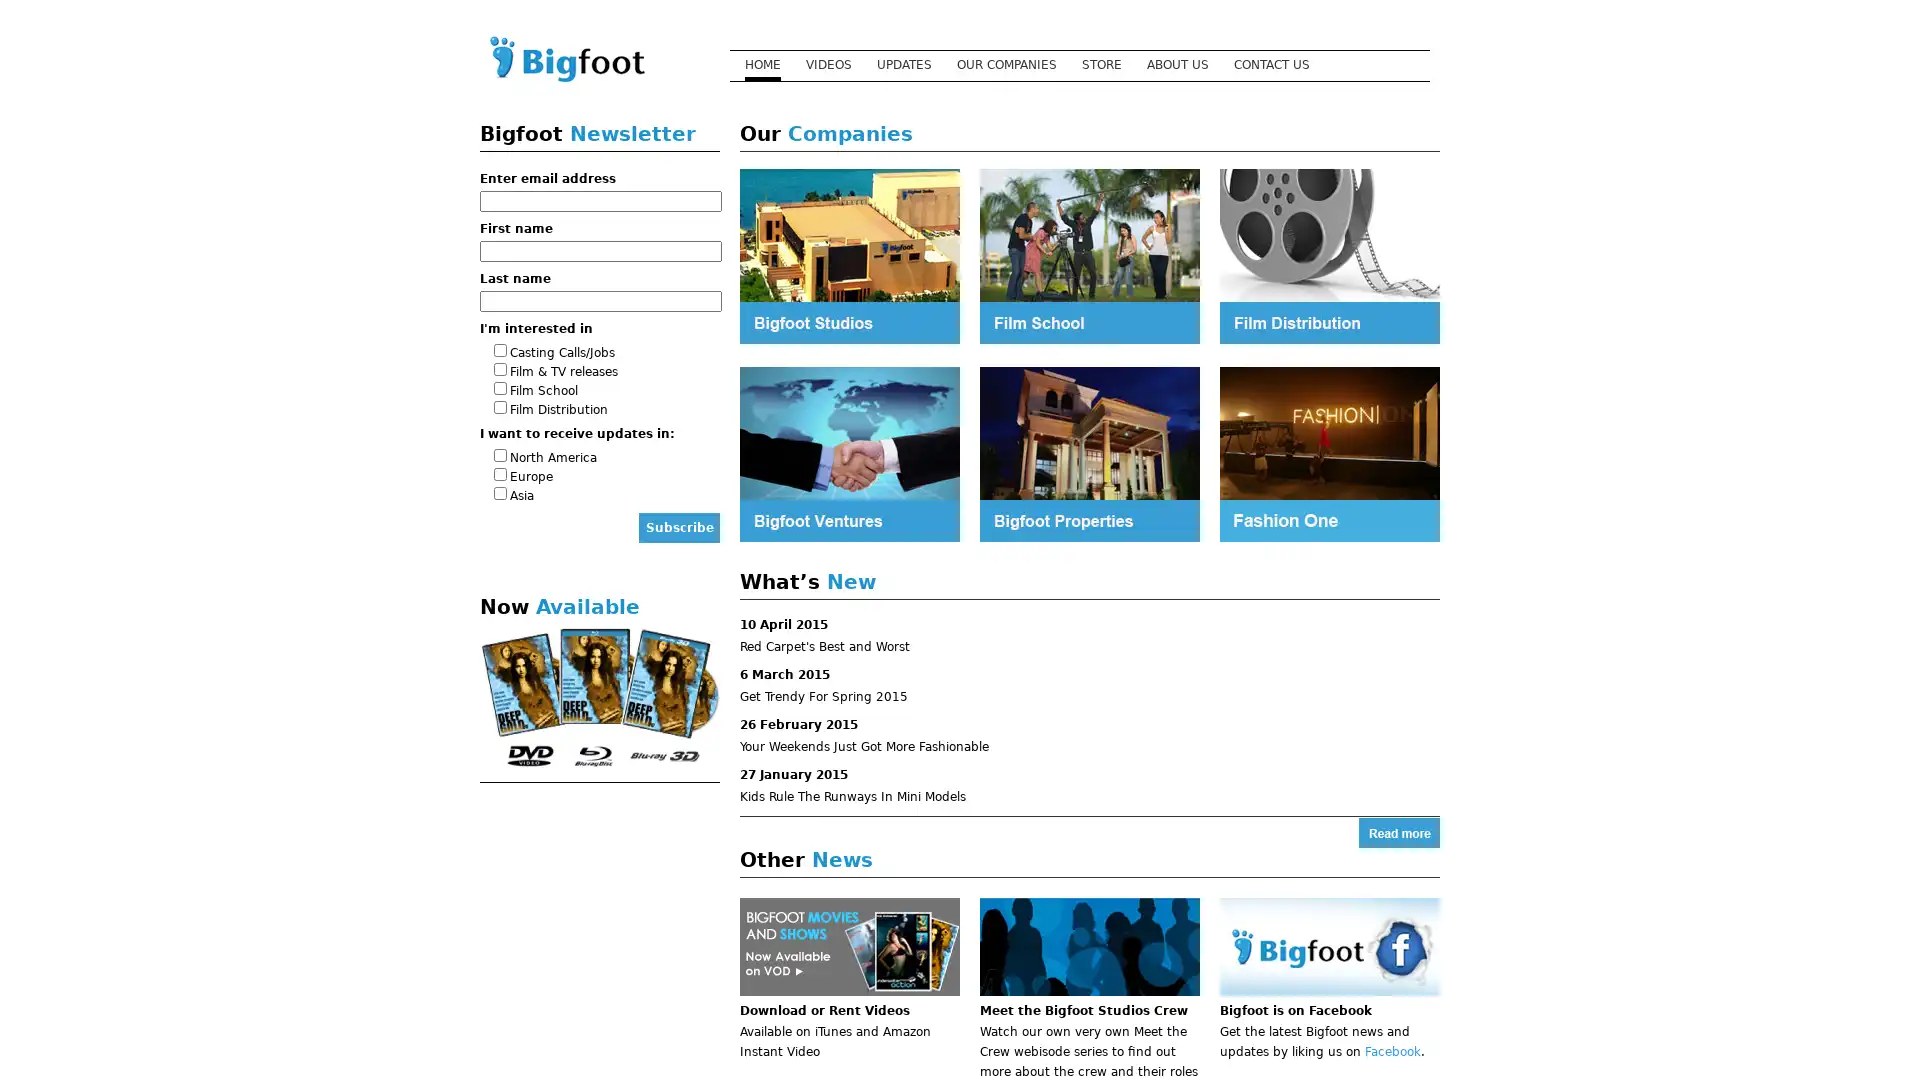 The width and height of the screenshot is (1920, 1080). I want to click on Subscribe, so click(679, 527).